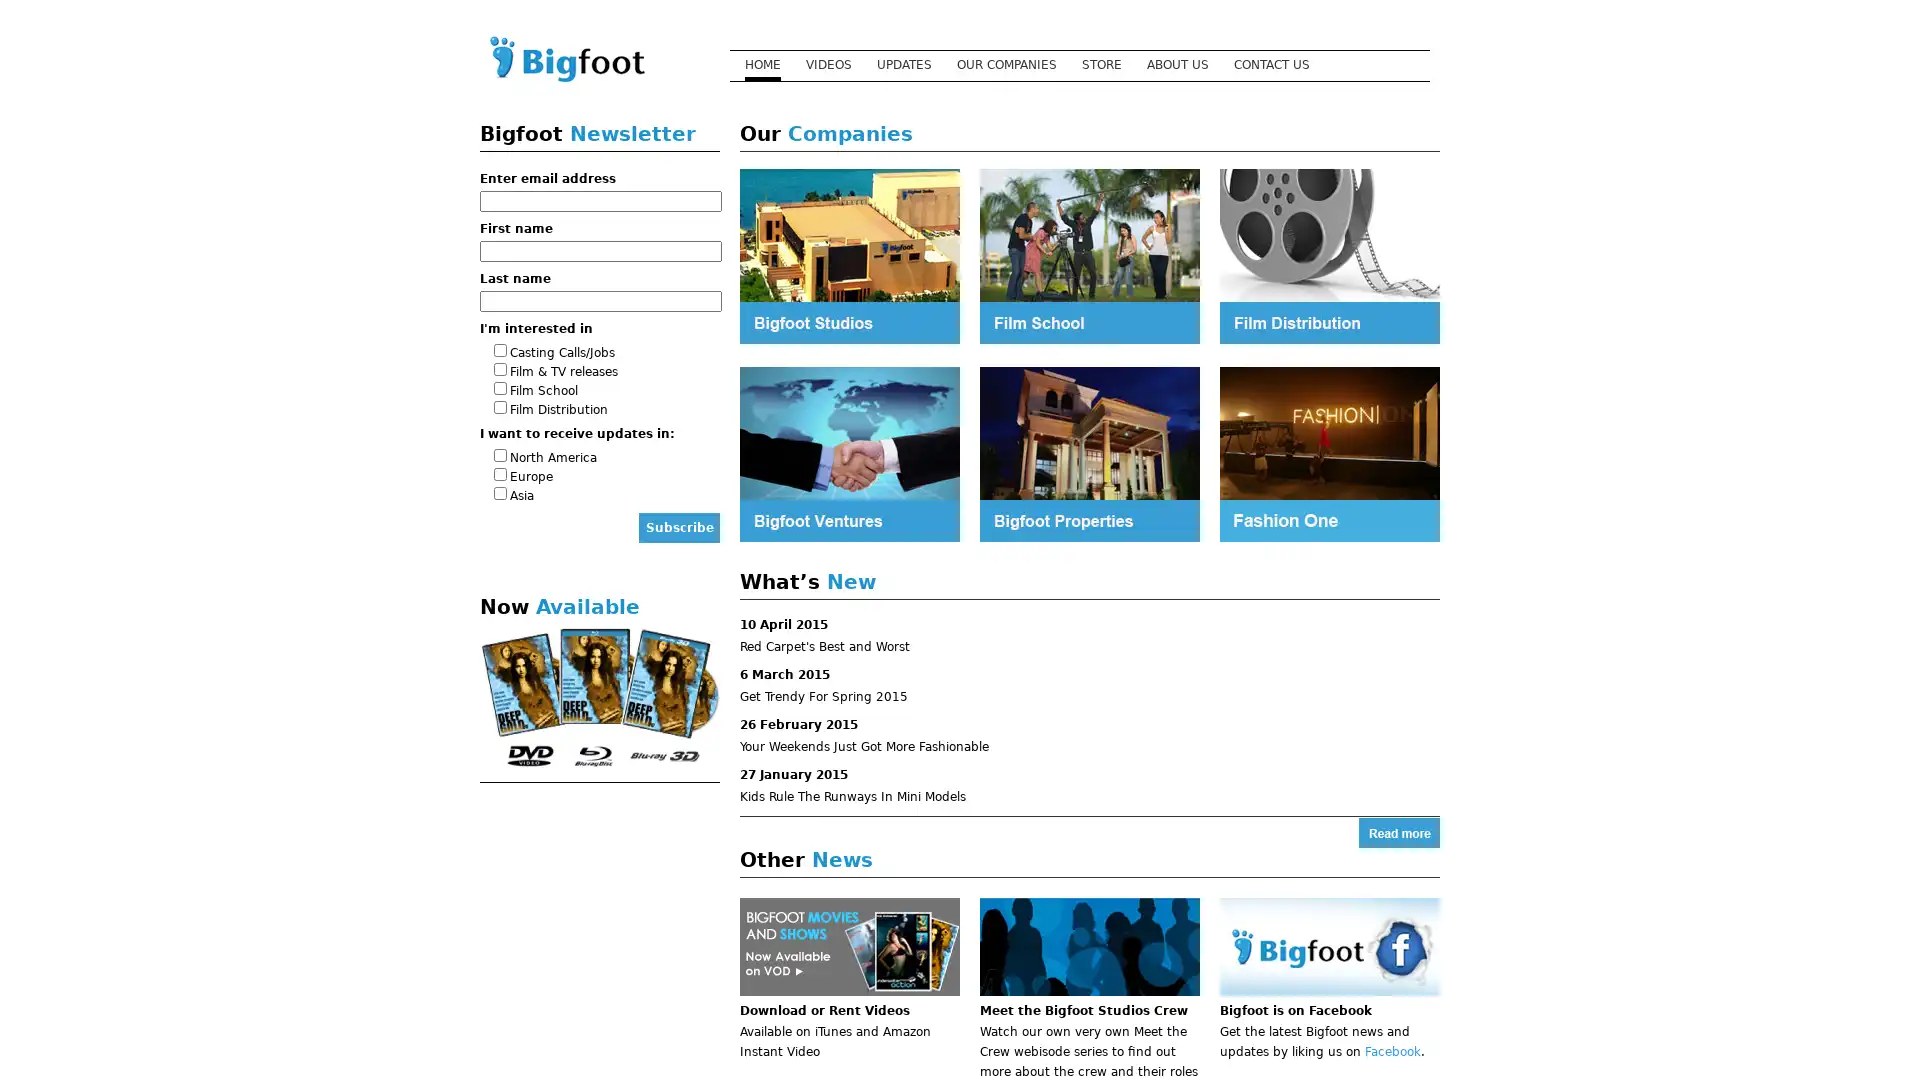 The width and height of the screenshot is (1920, 1080). I want to click on Subscribe, so click(679, 527).